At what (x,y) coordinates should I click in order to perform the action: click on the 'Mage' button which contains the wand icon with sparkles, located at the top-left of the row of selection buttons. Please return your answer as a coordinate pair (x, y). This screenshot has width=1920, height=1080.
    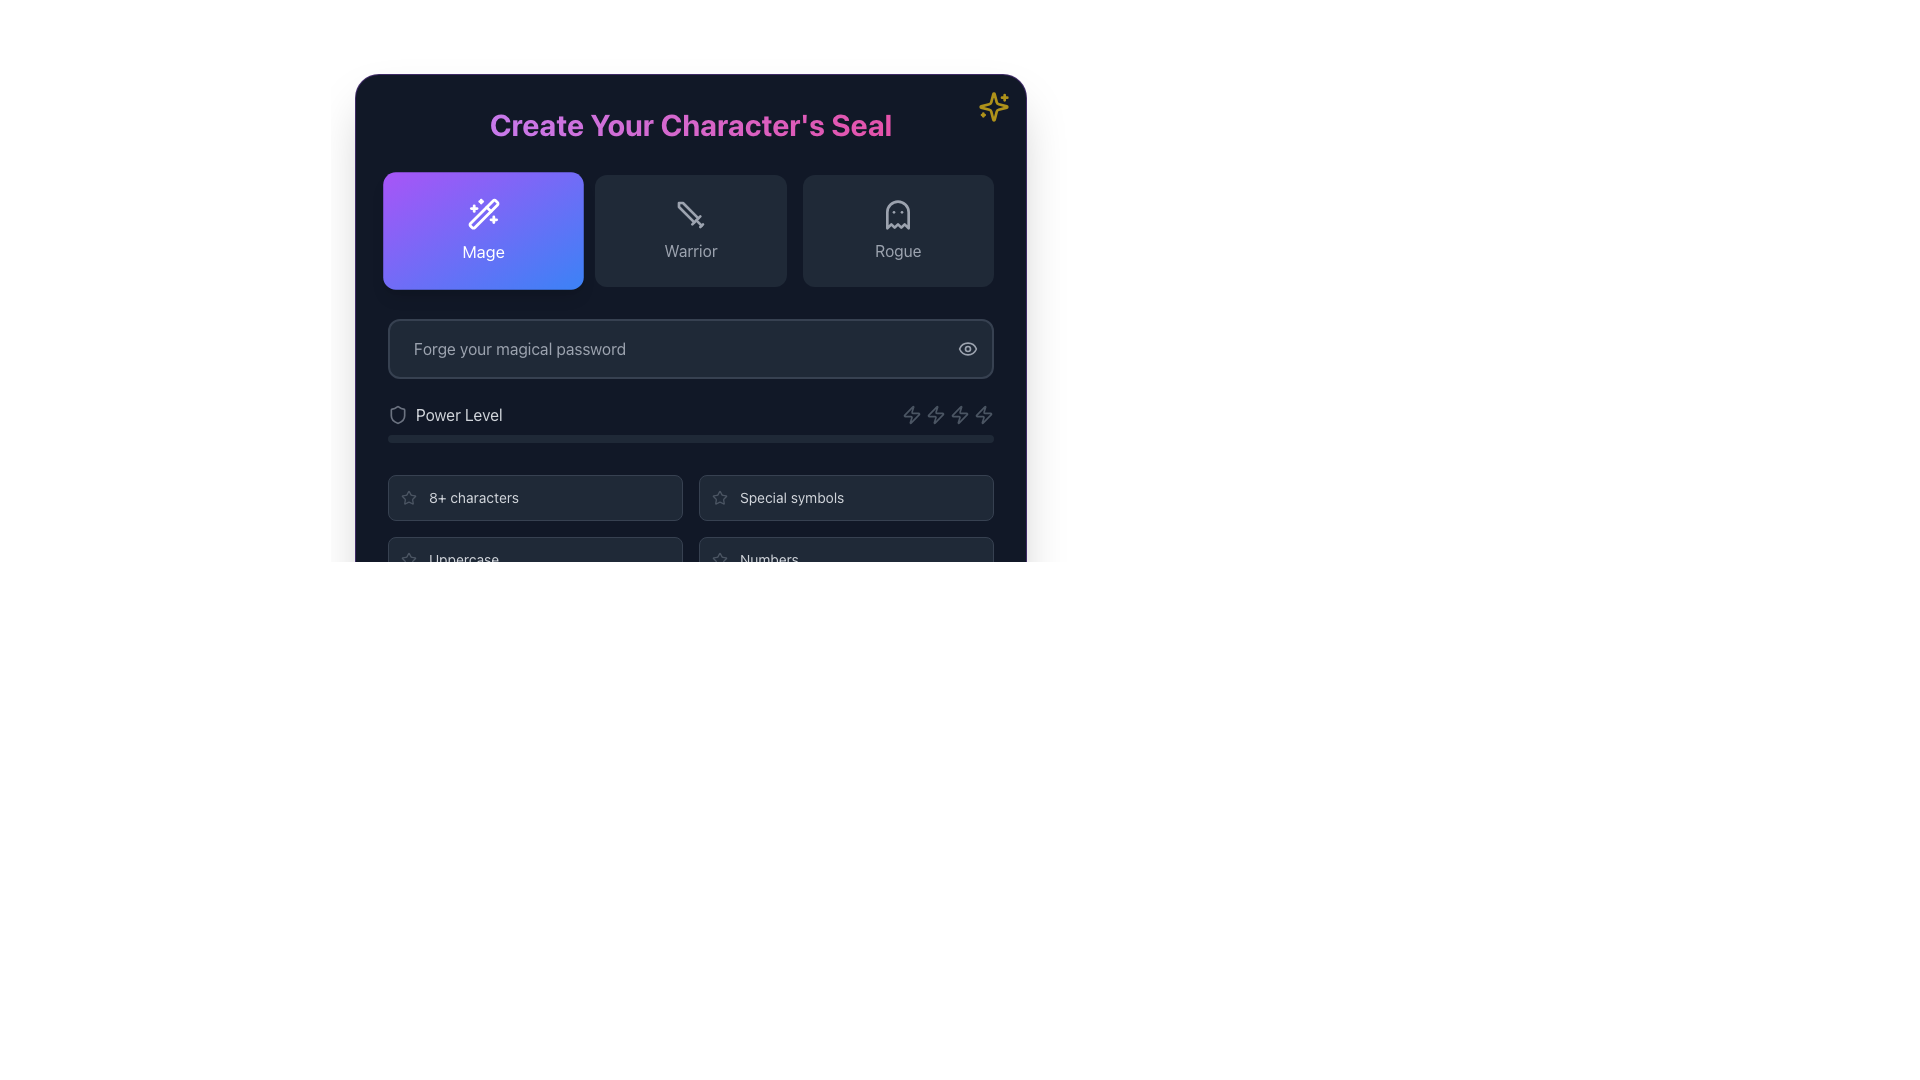
    Looking at the image, I should click on (483, 214).